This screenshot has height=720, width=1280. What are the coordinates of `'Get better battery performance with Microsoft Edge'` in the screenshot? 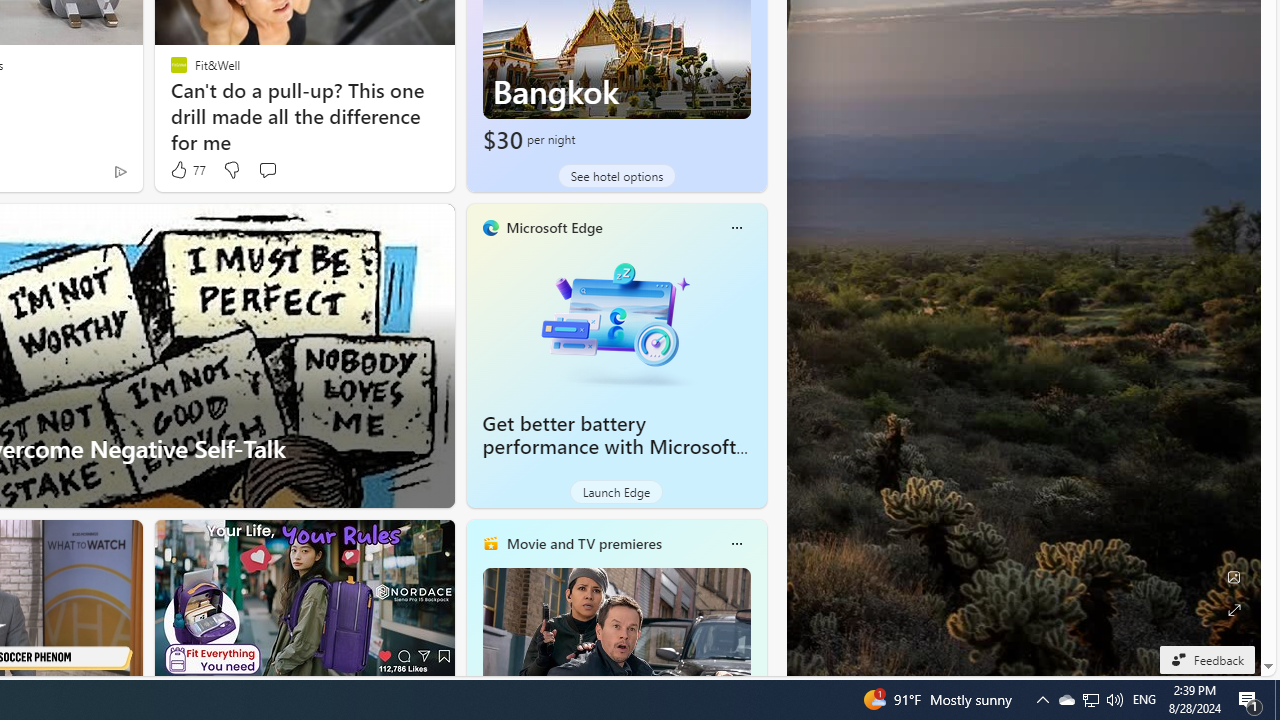 It's located at (615, 320).